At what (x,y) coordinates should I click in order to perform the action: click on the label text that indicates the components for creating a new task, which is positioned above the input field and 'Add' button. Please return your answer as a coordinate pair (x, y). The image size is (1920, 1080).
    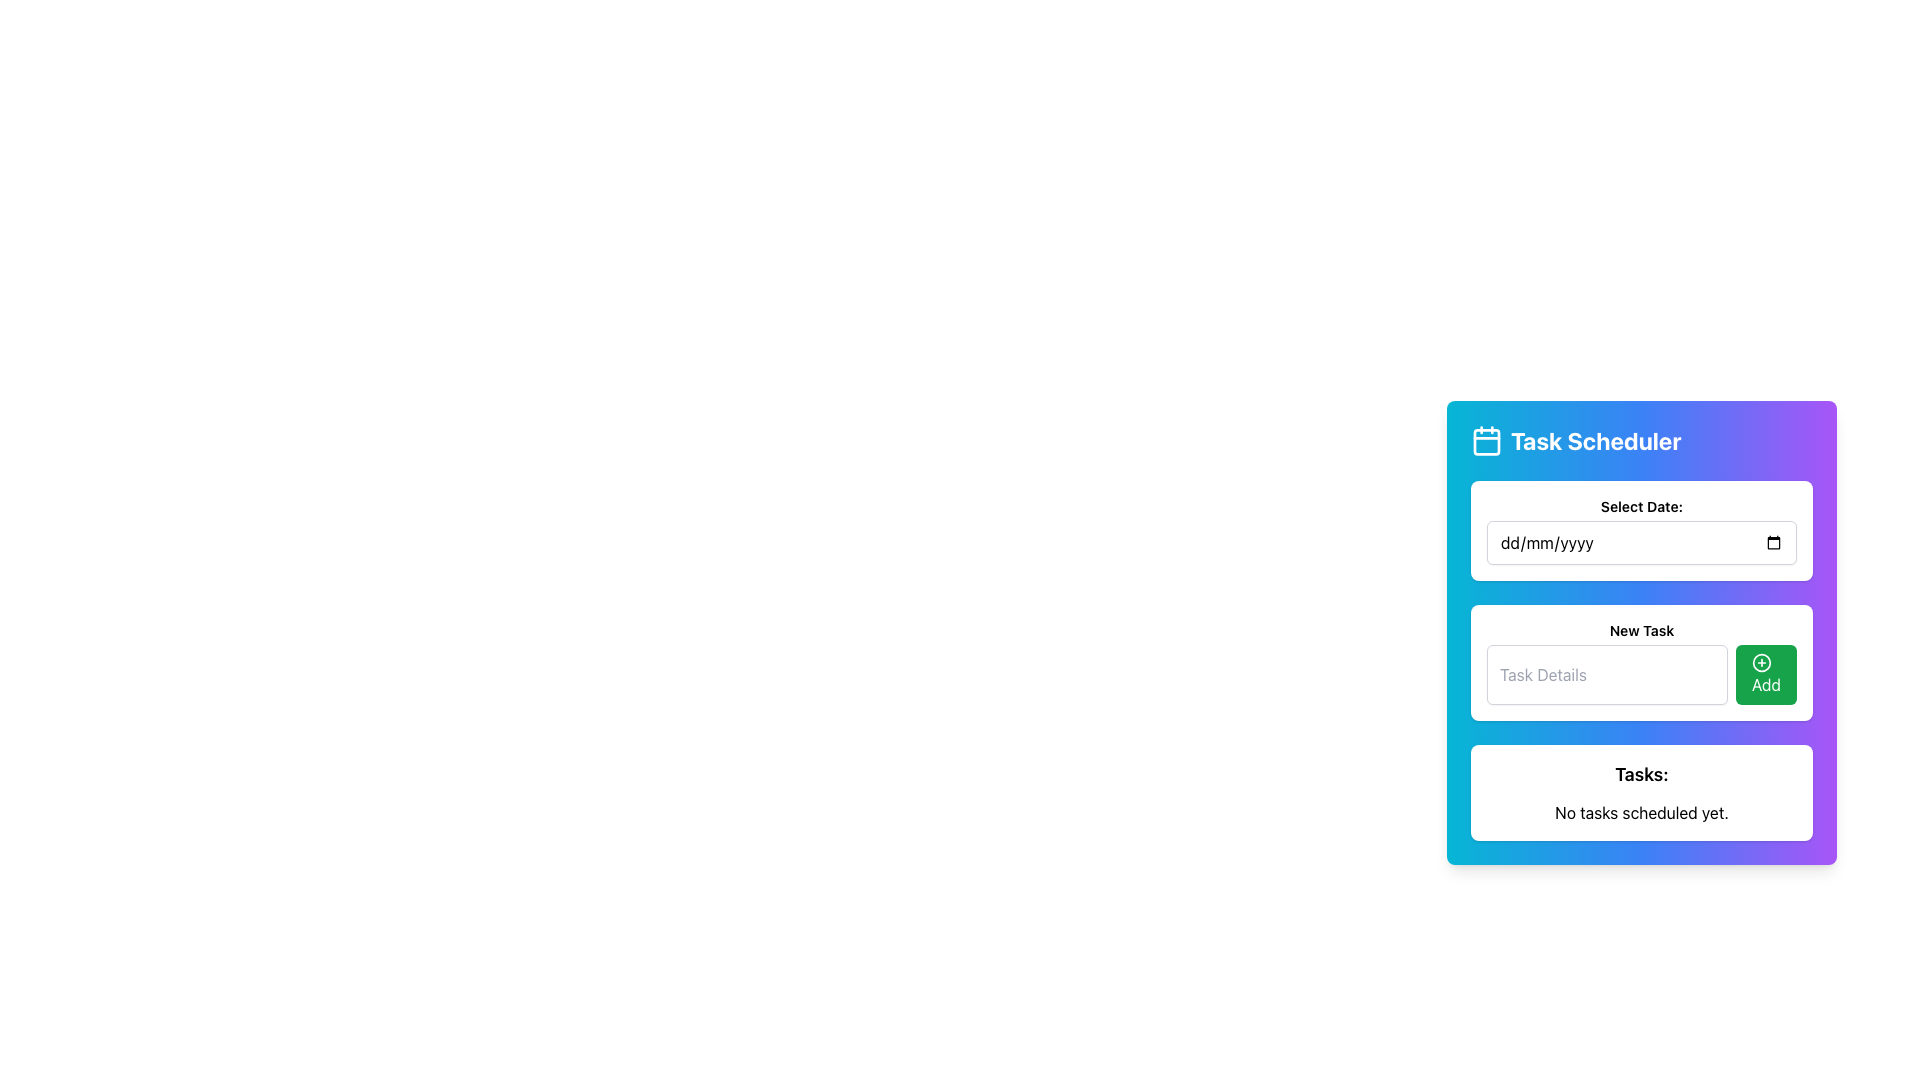
    Looking at the image, I should click on (1641, 631).